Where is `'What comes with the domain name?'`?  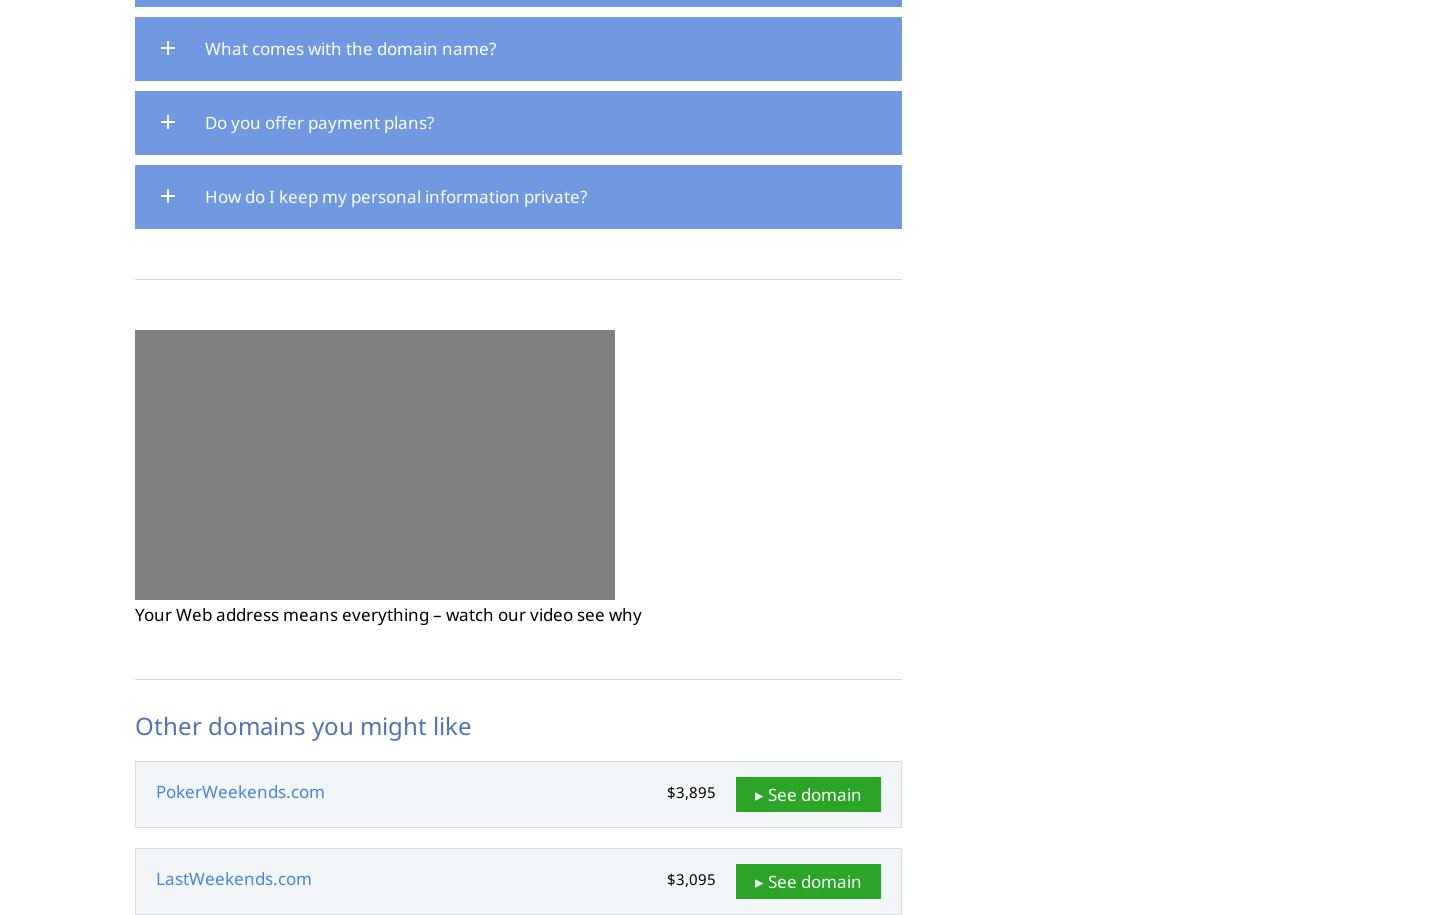
'What comes with the domain name?' is located at coordinates (350, 48).